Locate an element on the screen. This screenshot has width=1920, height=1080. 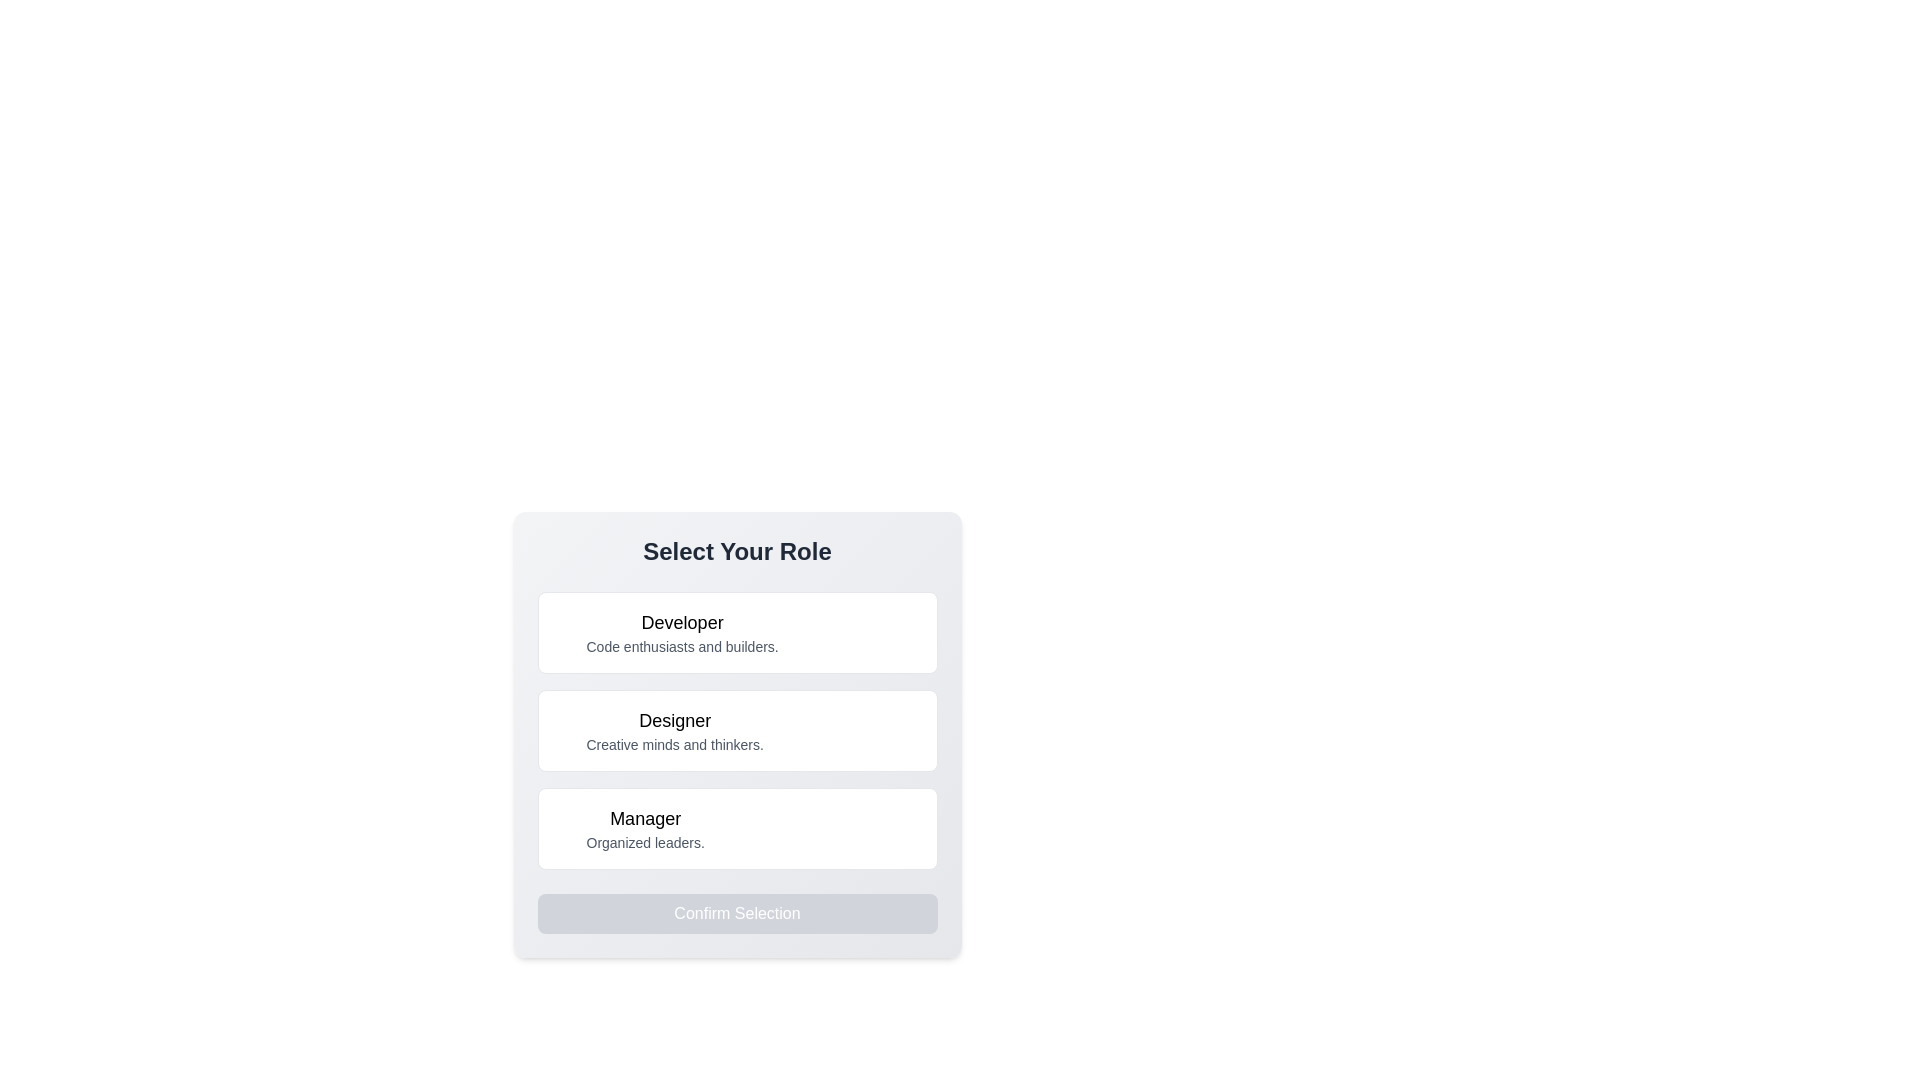
the second TextBlock in the role selection menu is located at coordinates (736, 735).